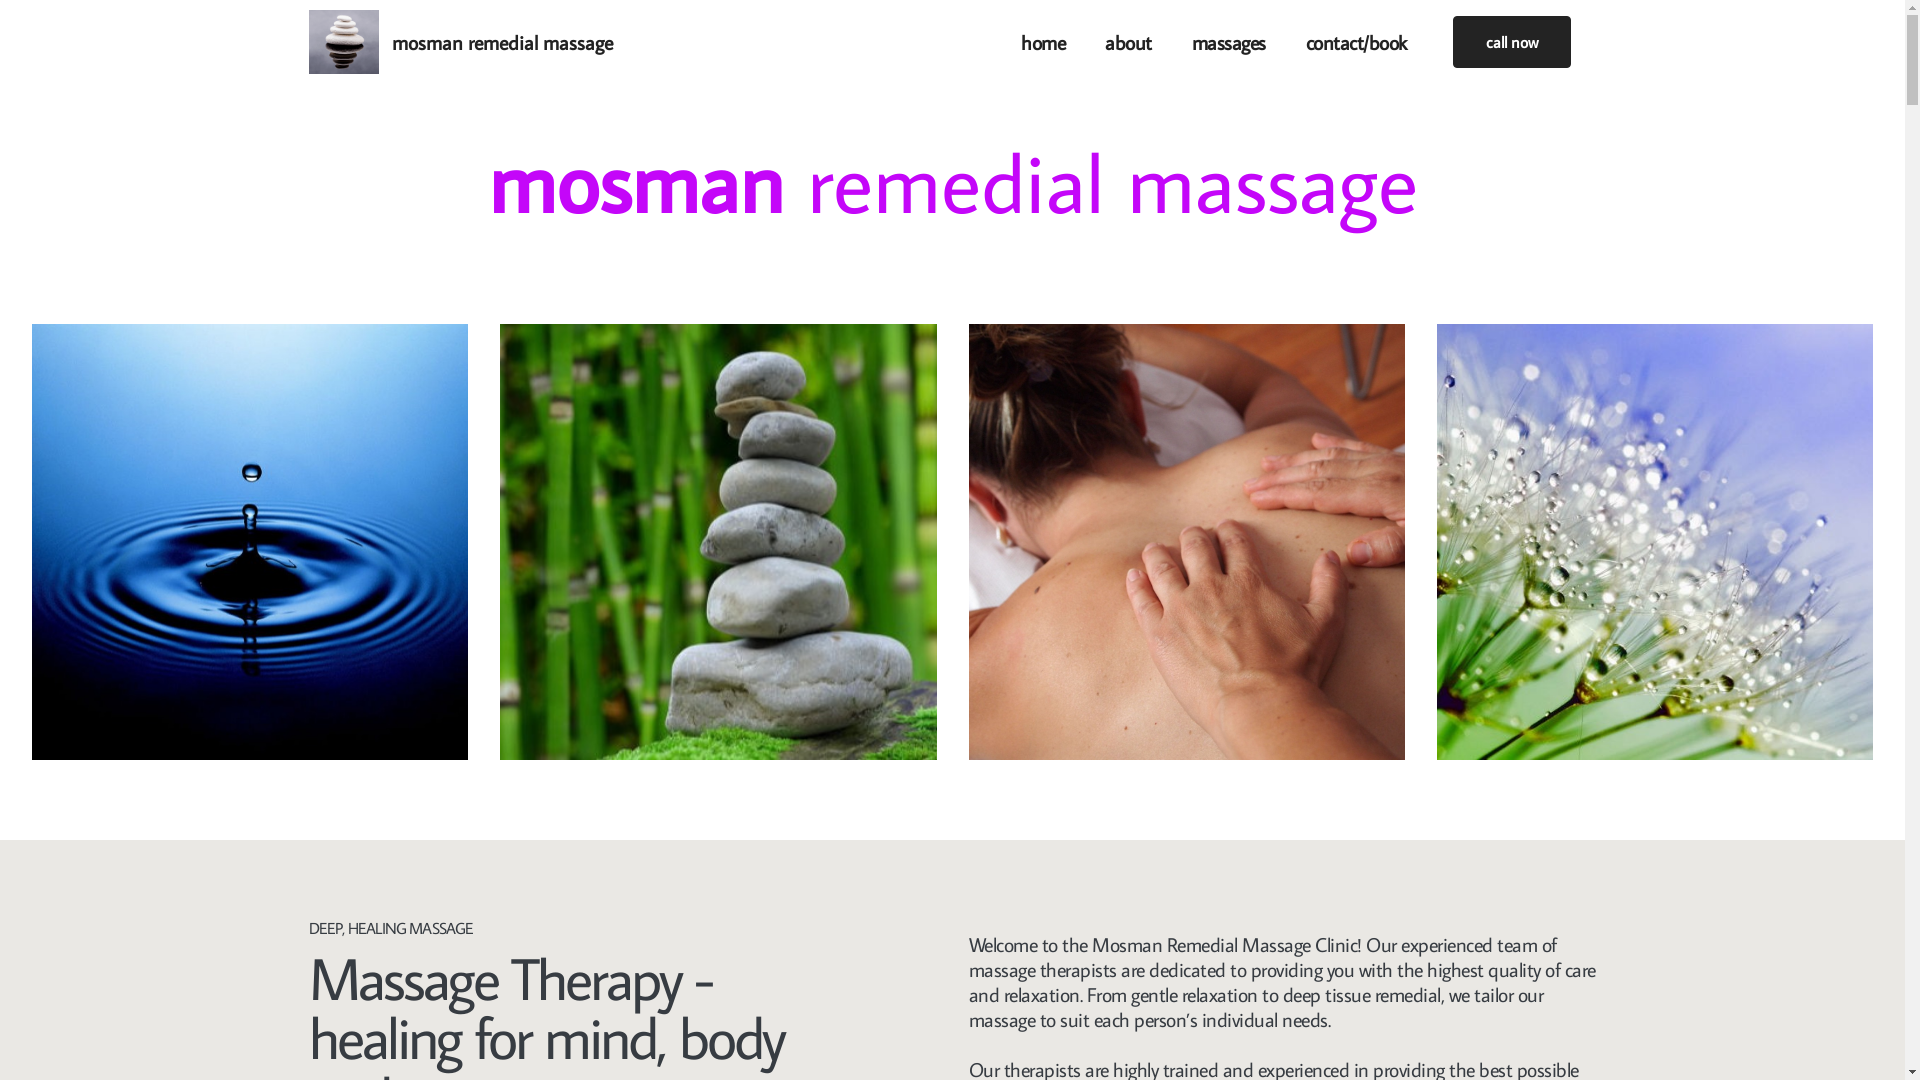 Image resolution: width=1920 pixels, height=1080 pixels. I want to click on 'about', so click(1128, 42).